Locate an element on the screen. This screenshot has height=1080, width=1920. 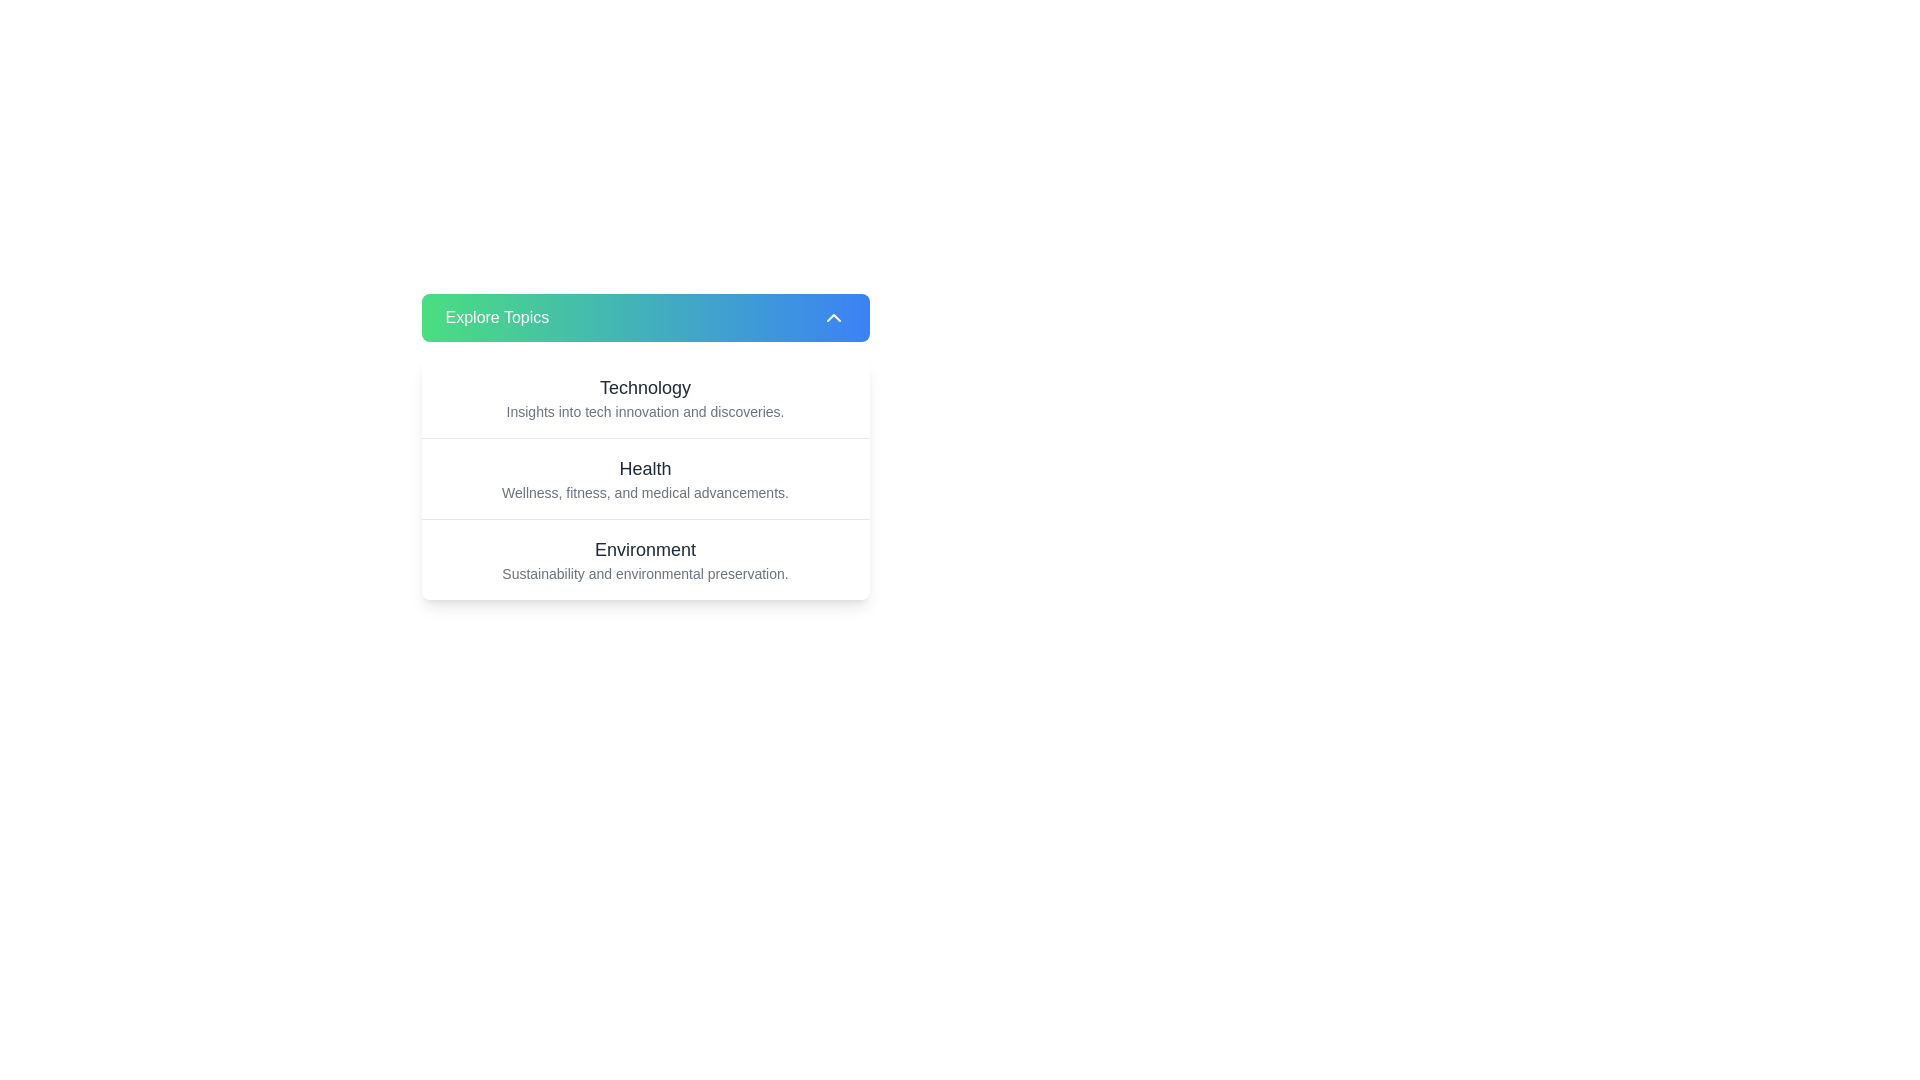
the clickable list item labeled 'Health', which is the second option in a vertical list of topics is located at coordinates (645, 478).